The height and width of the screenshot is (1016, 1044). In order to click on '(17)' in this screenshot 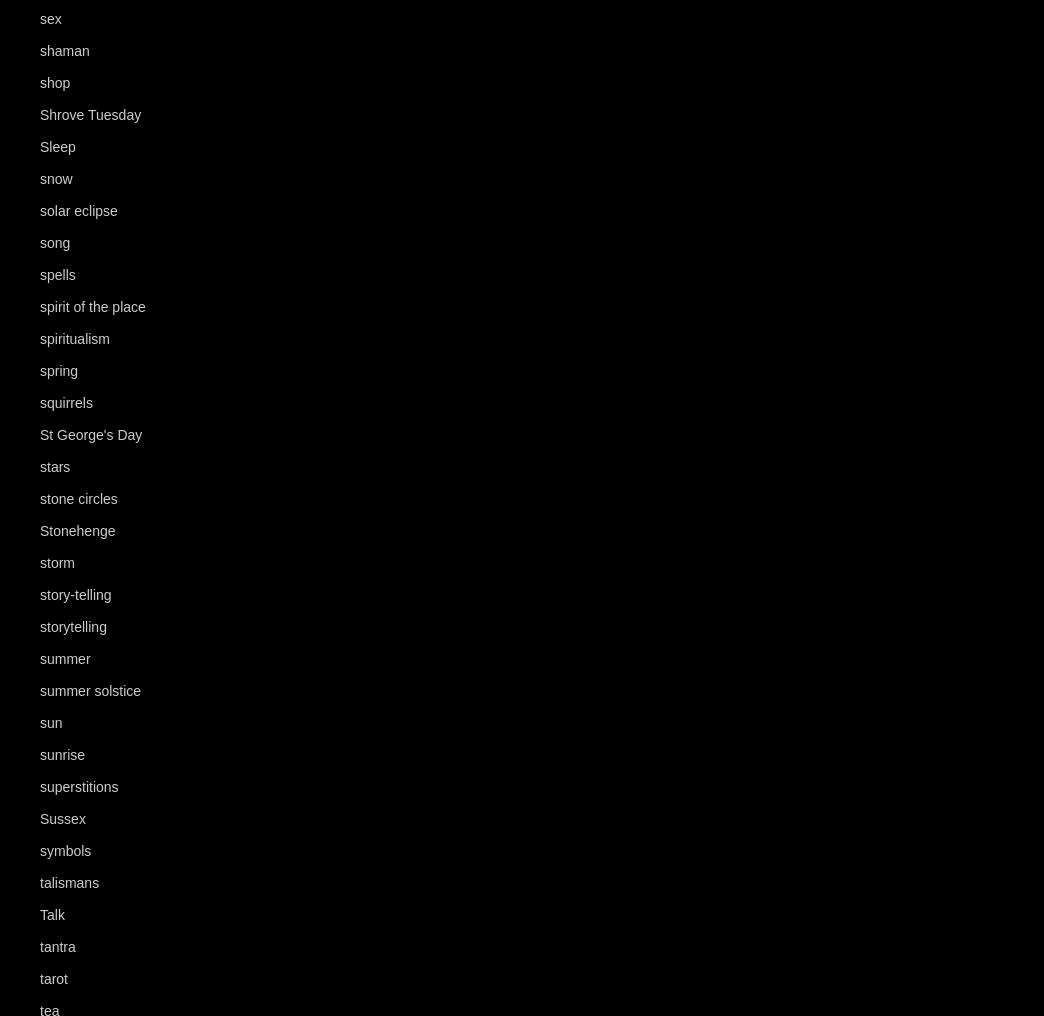, I will do `click(107, 851)`.